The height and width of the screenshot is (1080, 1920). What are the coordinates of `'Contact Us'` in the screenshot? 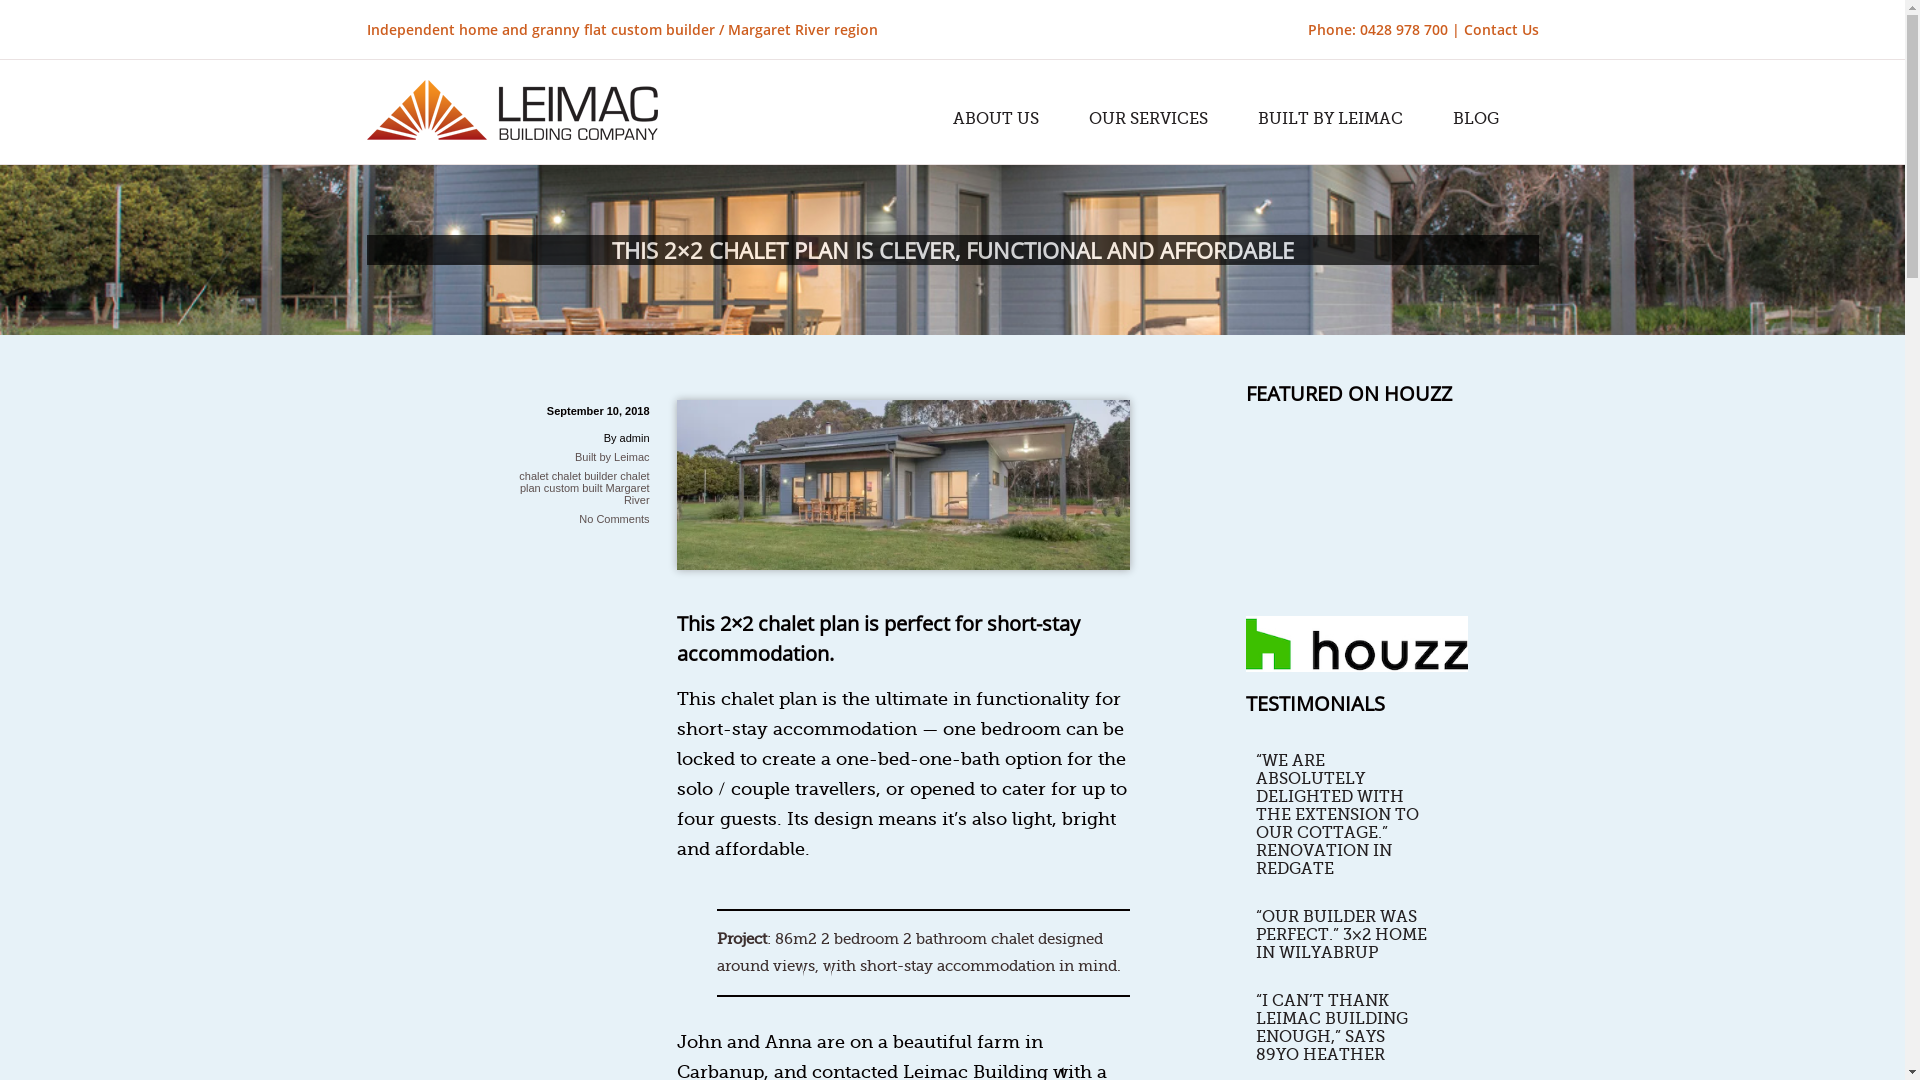 It's located at (1501, 29).